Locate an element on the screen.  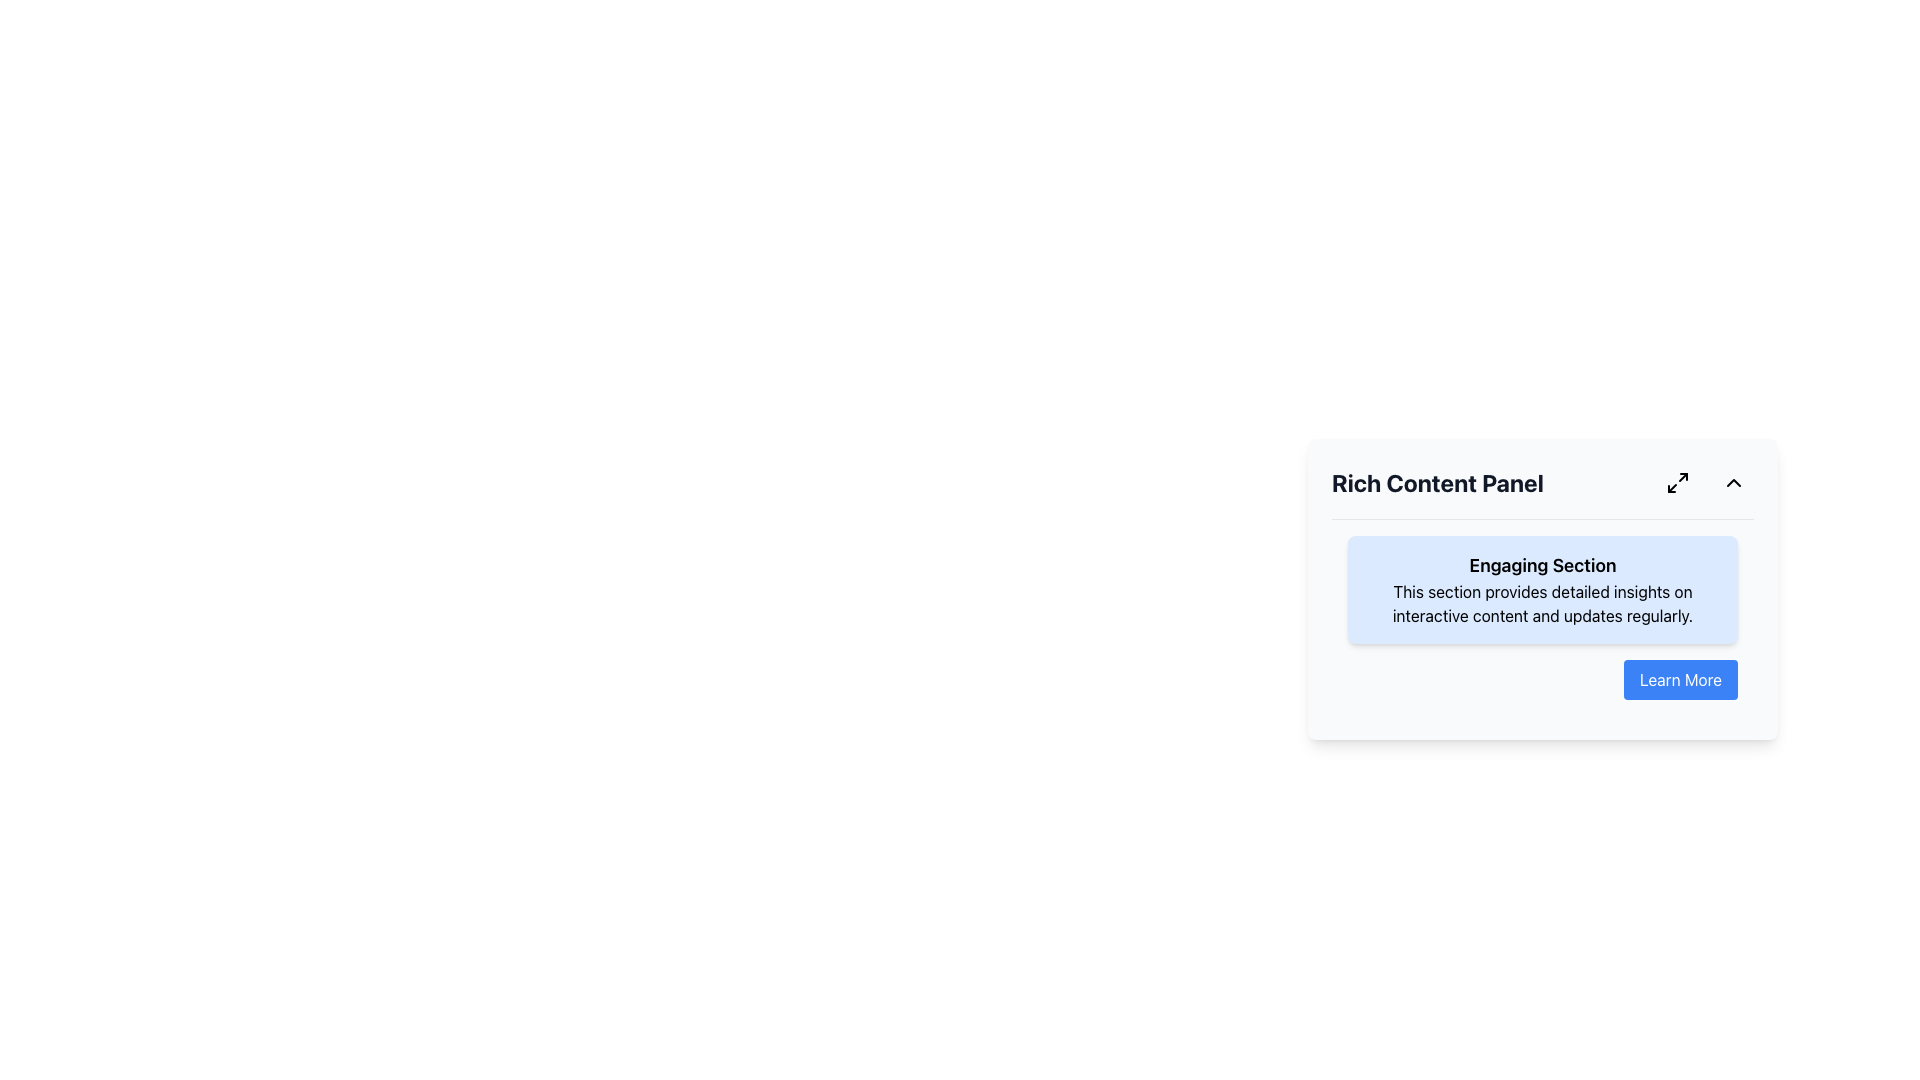
descriptive text content of the 'Rich Content Panel', which contains a header titled 'Rich Content Panel' and a subsection labeled 'Engaging Section' is located at coordinates (1541, 588).